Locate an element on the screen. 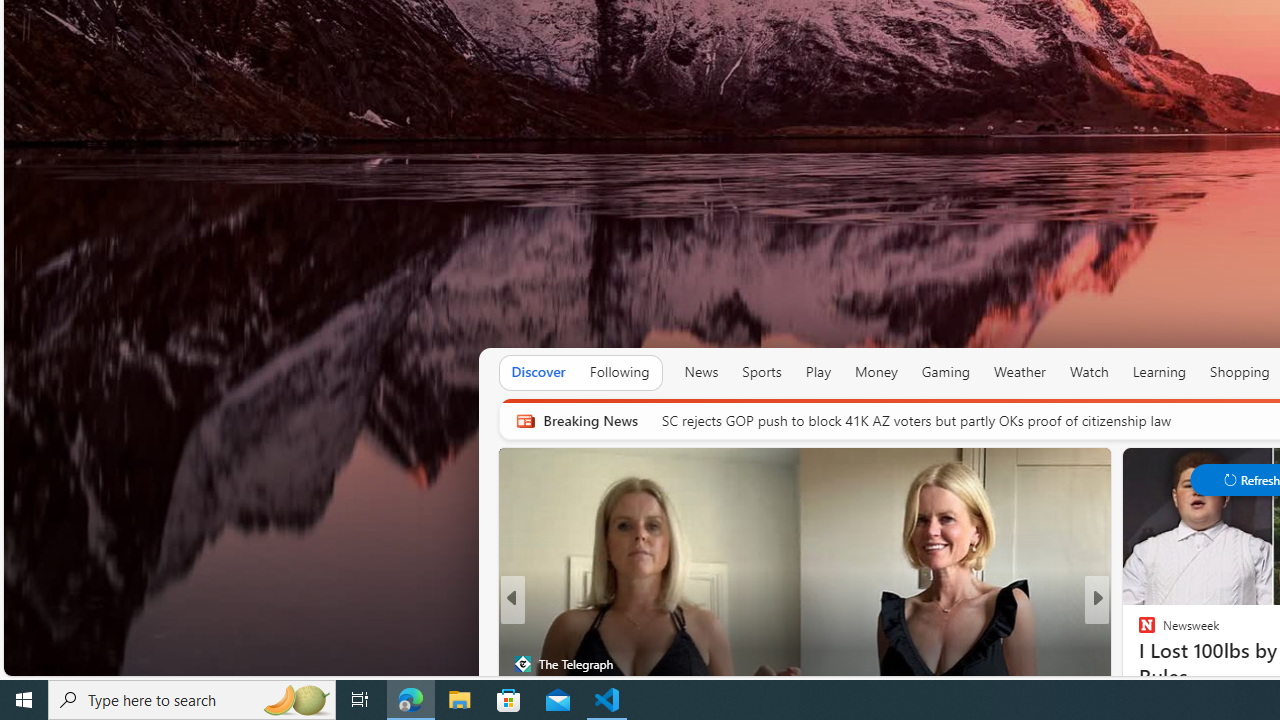 This screenshot has height=720, width=1280. 'The Telegraph' is located at coordinates (522, 663).